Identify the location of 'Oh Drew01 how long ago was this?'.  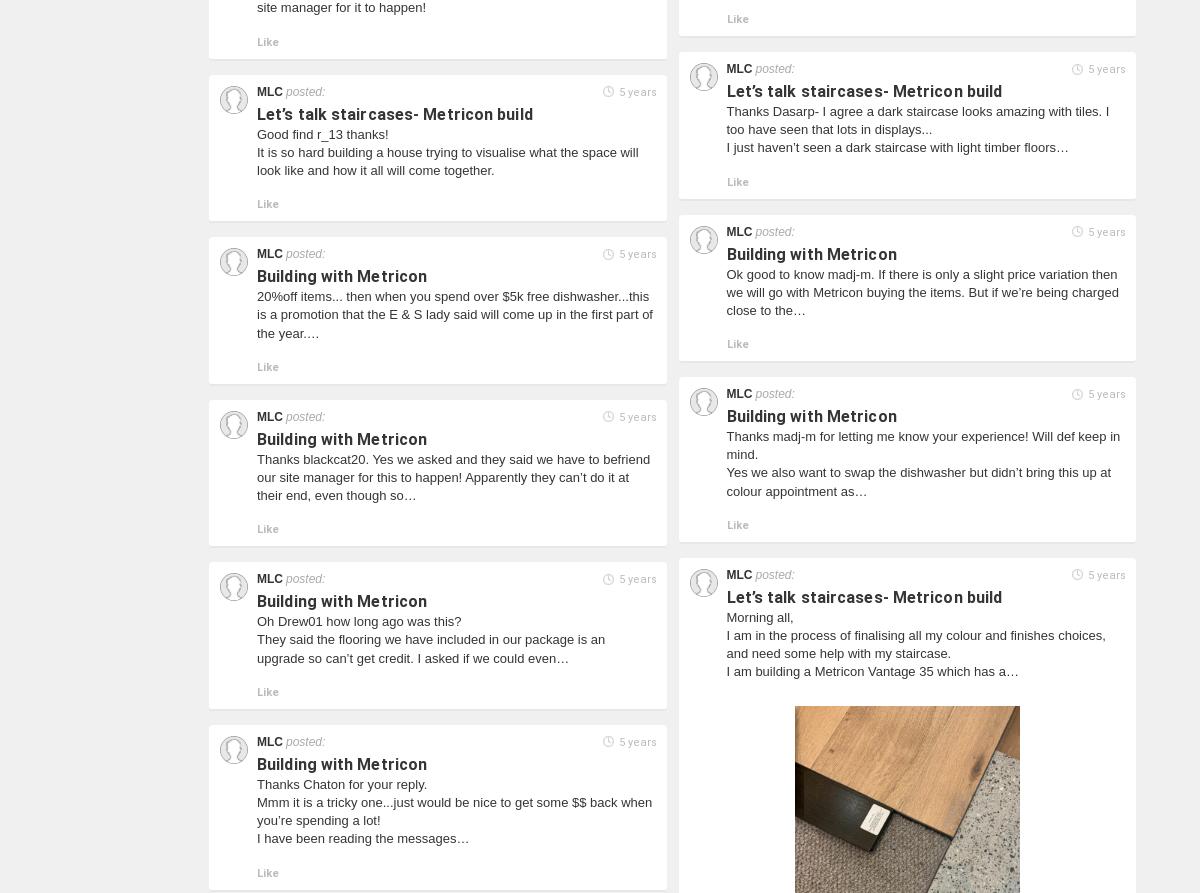
(359, 621).